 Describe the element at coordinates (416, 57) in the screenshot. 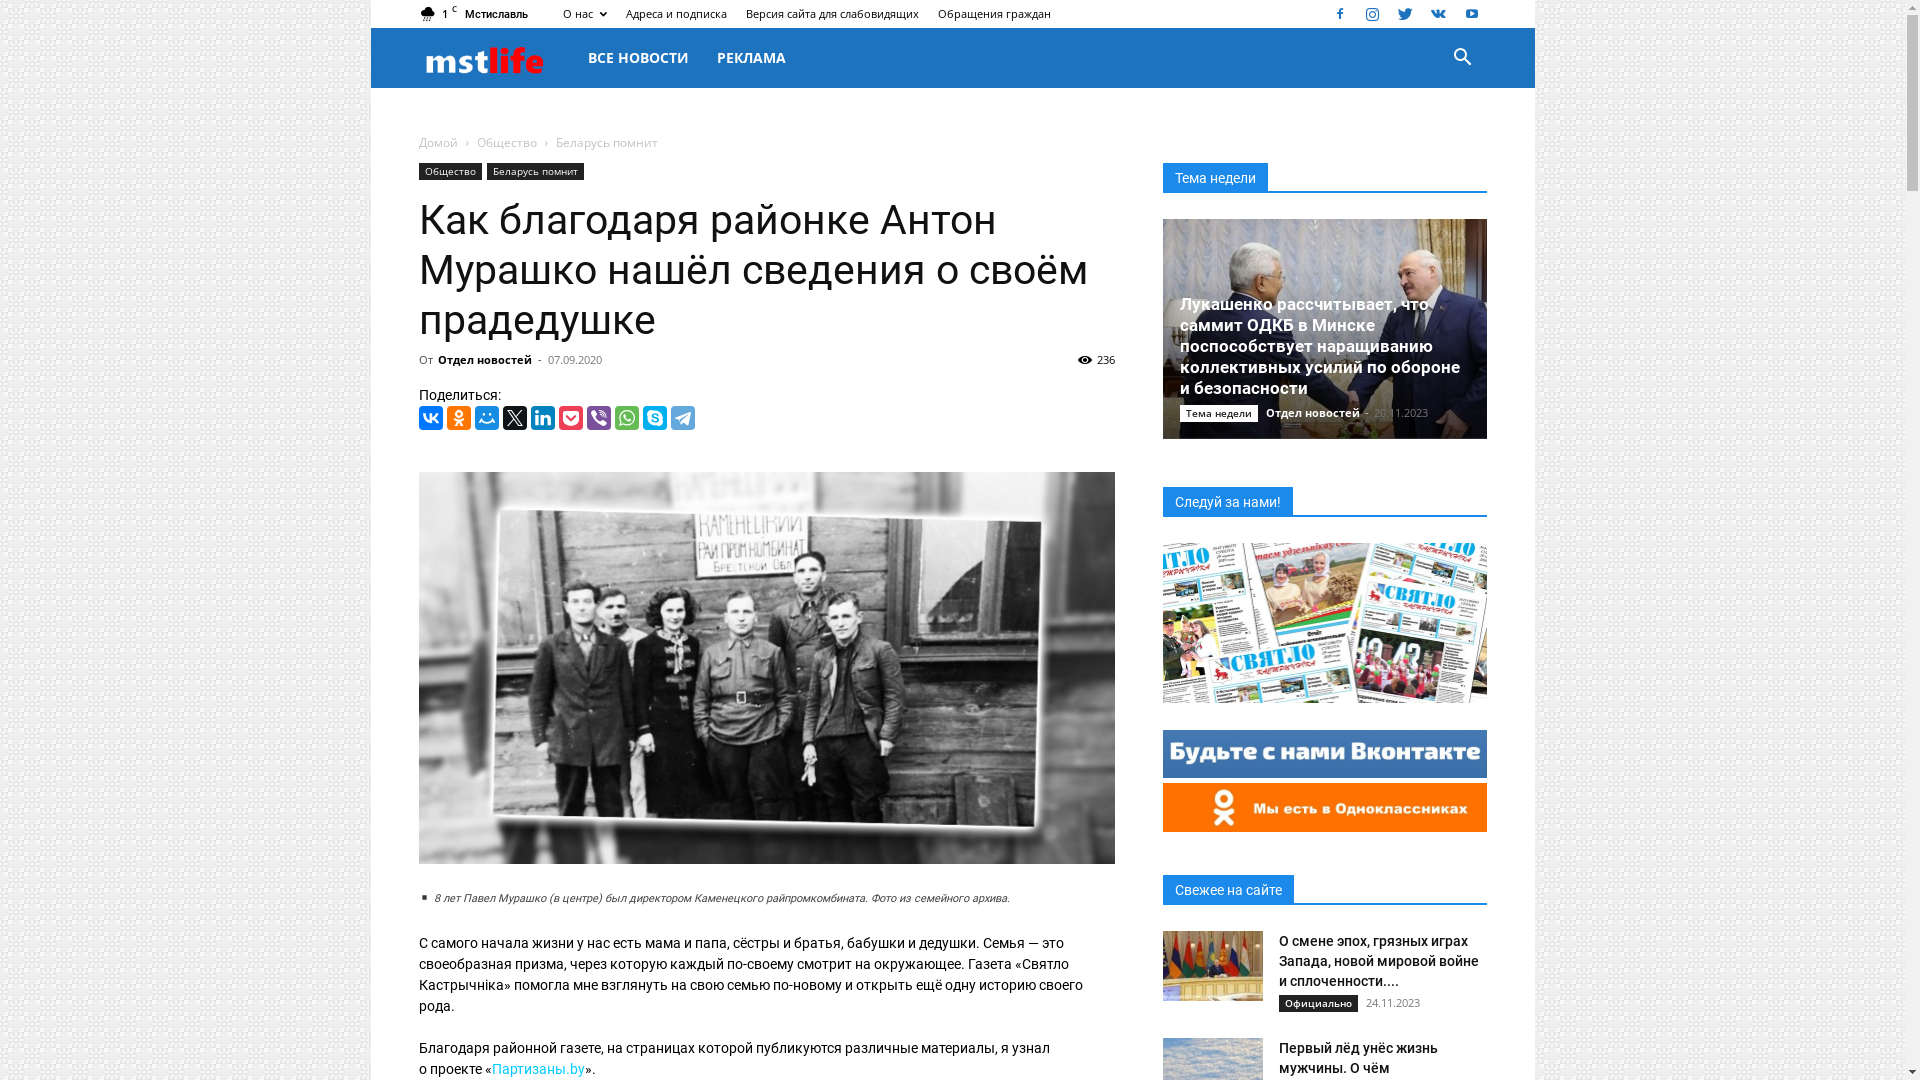

I see `'mstlife.by'` at that location.